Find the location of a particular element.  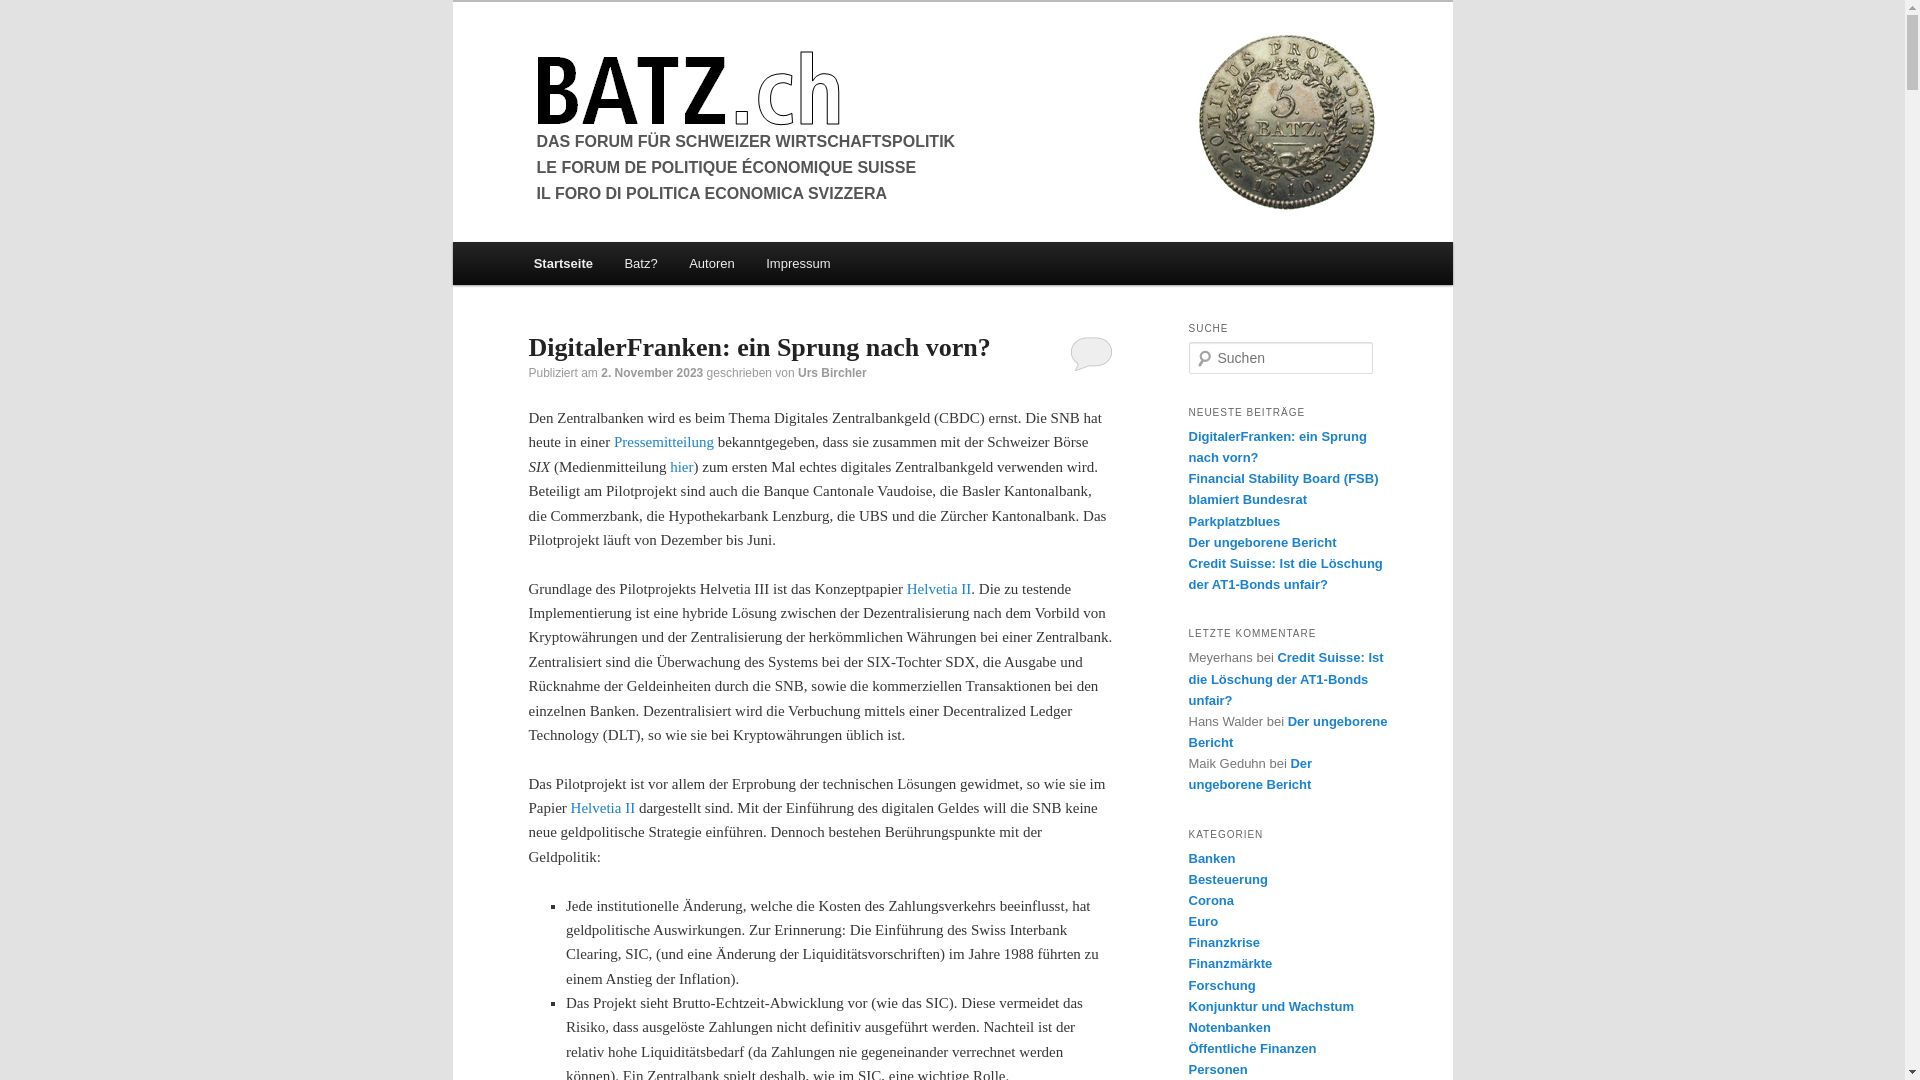

'Parkplatzblues' is located at coordinates (1232, 520).